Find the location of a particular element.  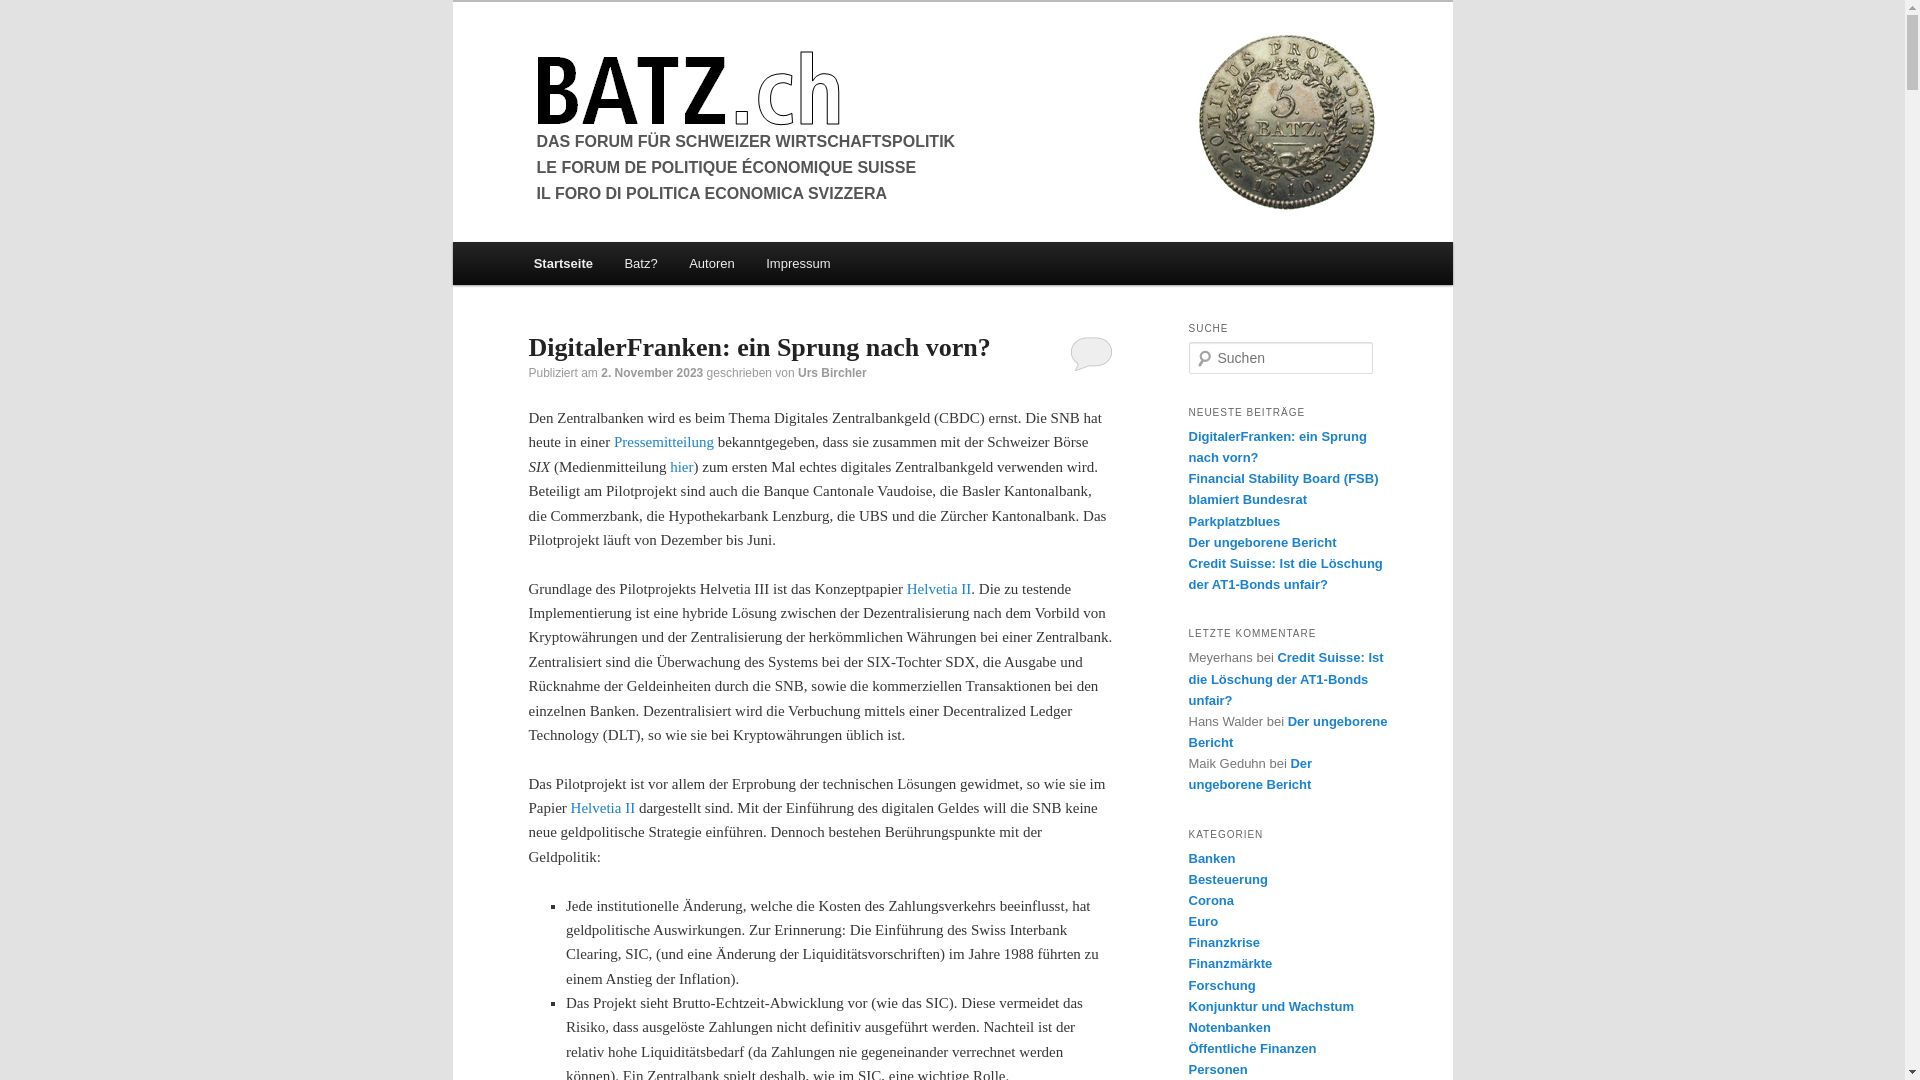

'Parkplatzblues' is located at coordinates (1232, 520).